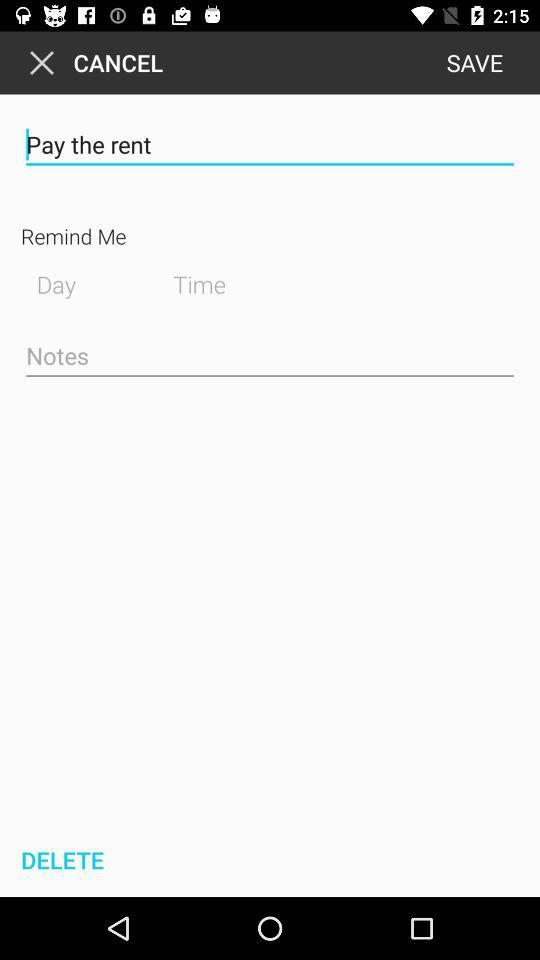 This screenshot has width=540, height=960. What do you see at coordinates (473, 62) in the screenshot?
I see `the item at the top right corner` at bounding box center [473, 62].